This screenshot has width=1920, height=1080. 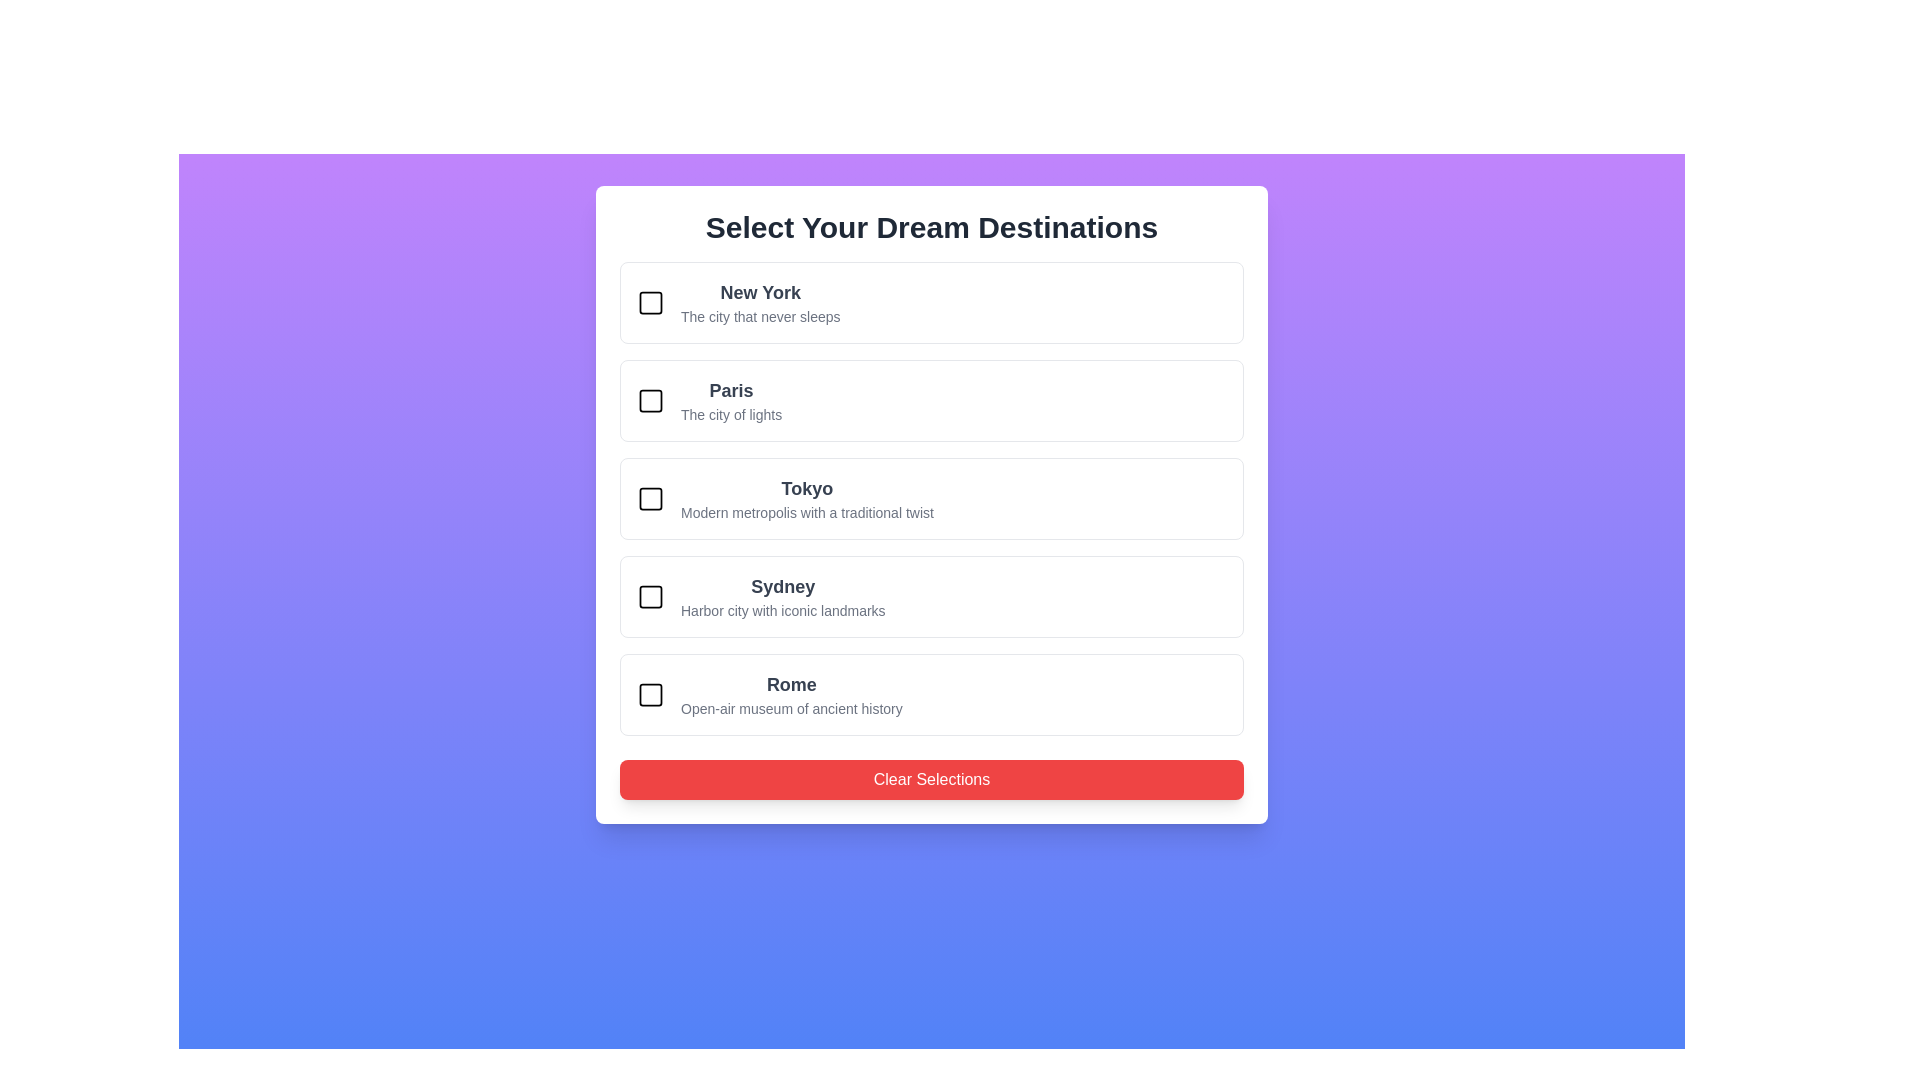 I want to click on the city Paris by clicking on its checkbox or card, so click(x=651, y=401).